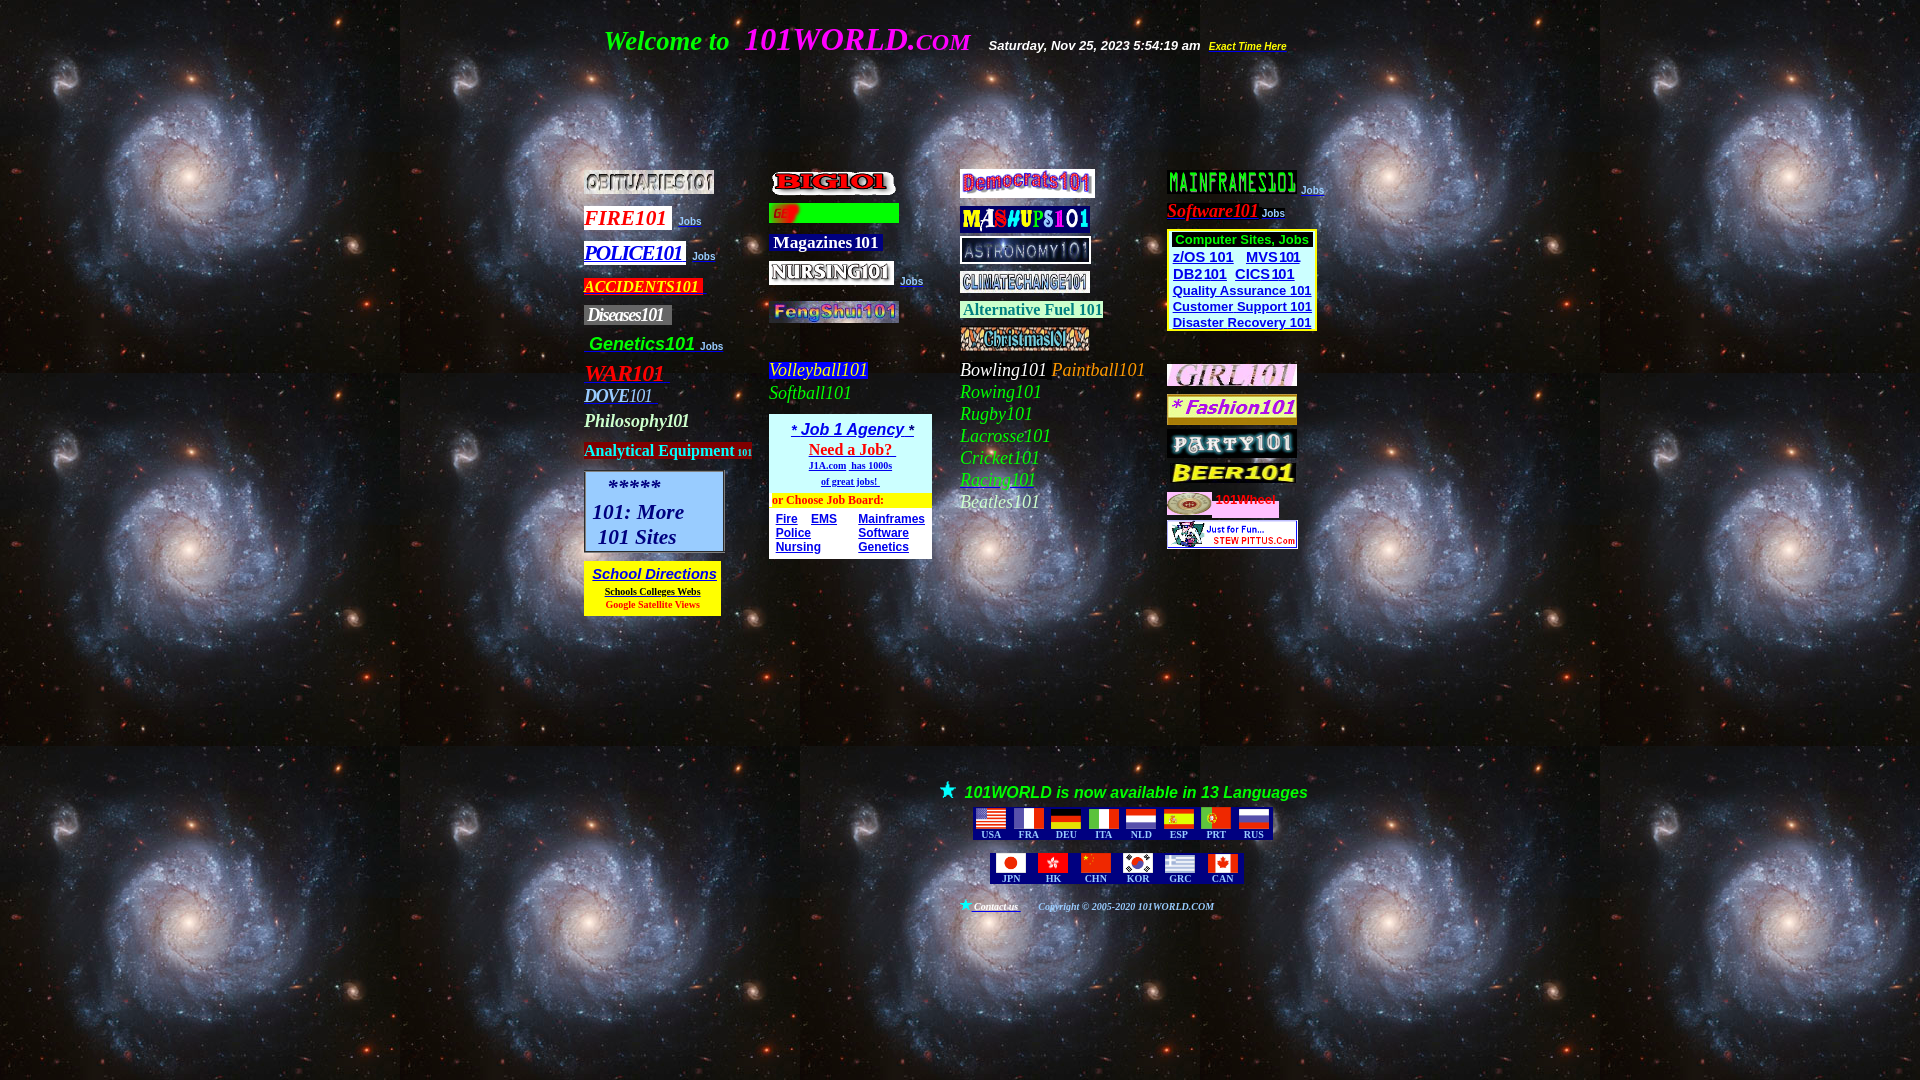  What do you see at coordinates (1094, 876) in the screenshot?
I see `'CHN'` at bounding box center [1094, 876].